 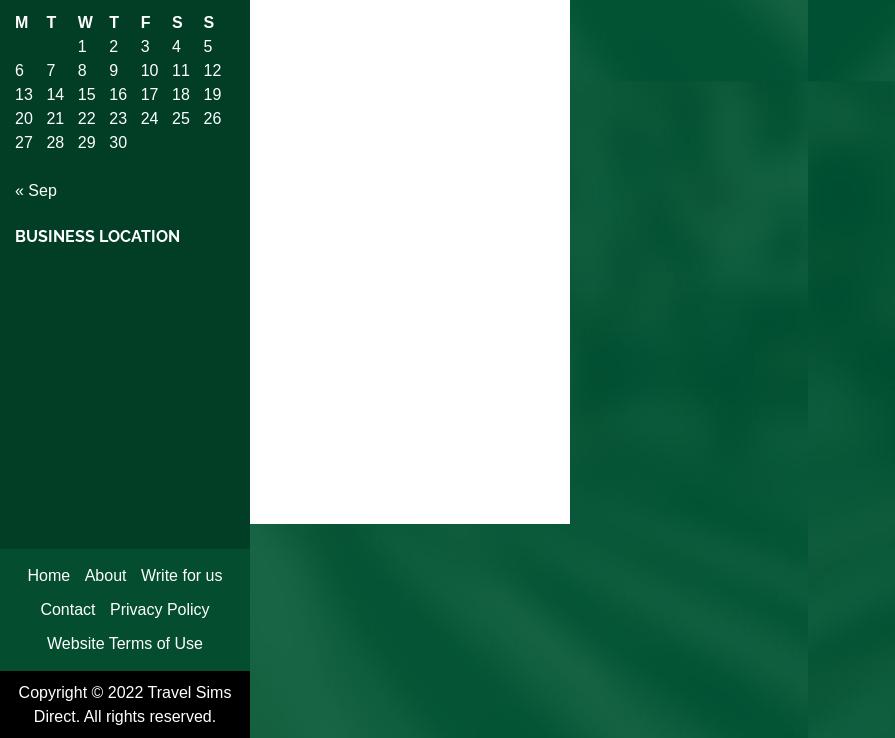 I want to click on '13', so click(x=23, y=92).